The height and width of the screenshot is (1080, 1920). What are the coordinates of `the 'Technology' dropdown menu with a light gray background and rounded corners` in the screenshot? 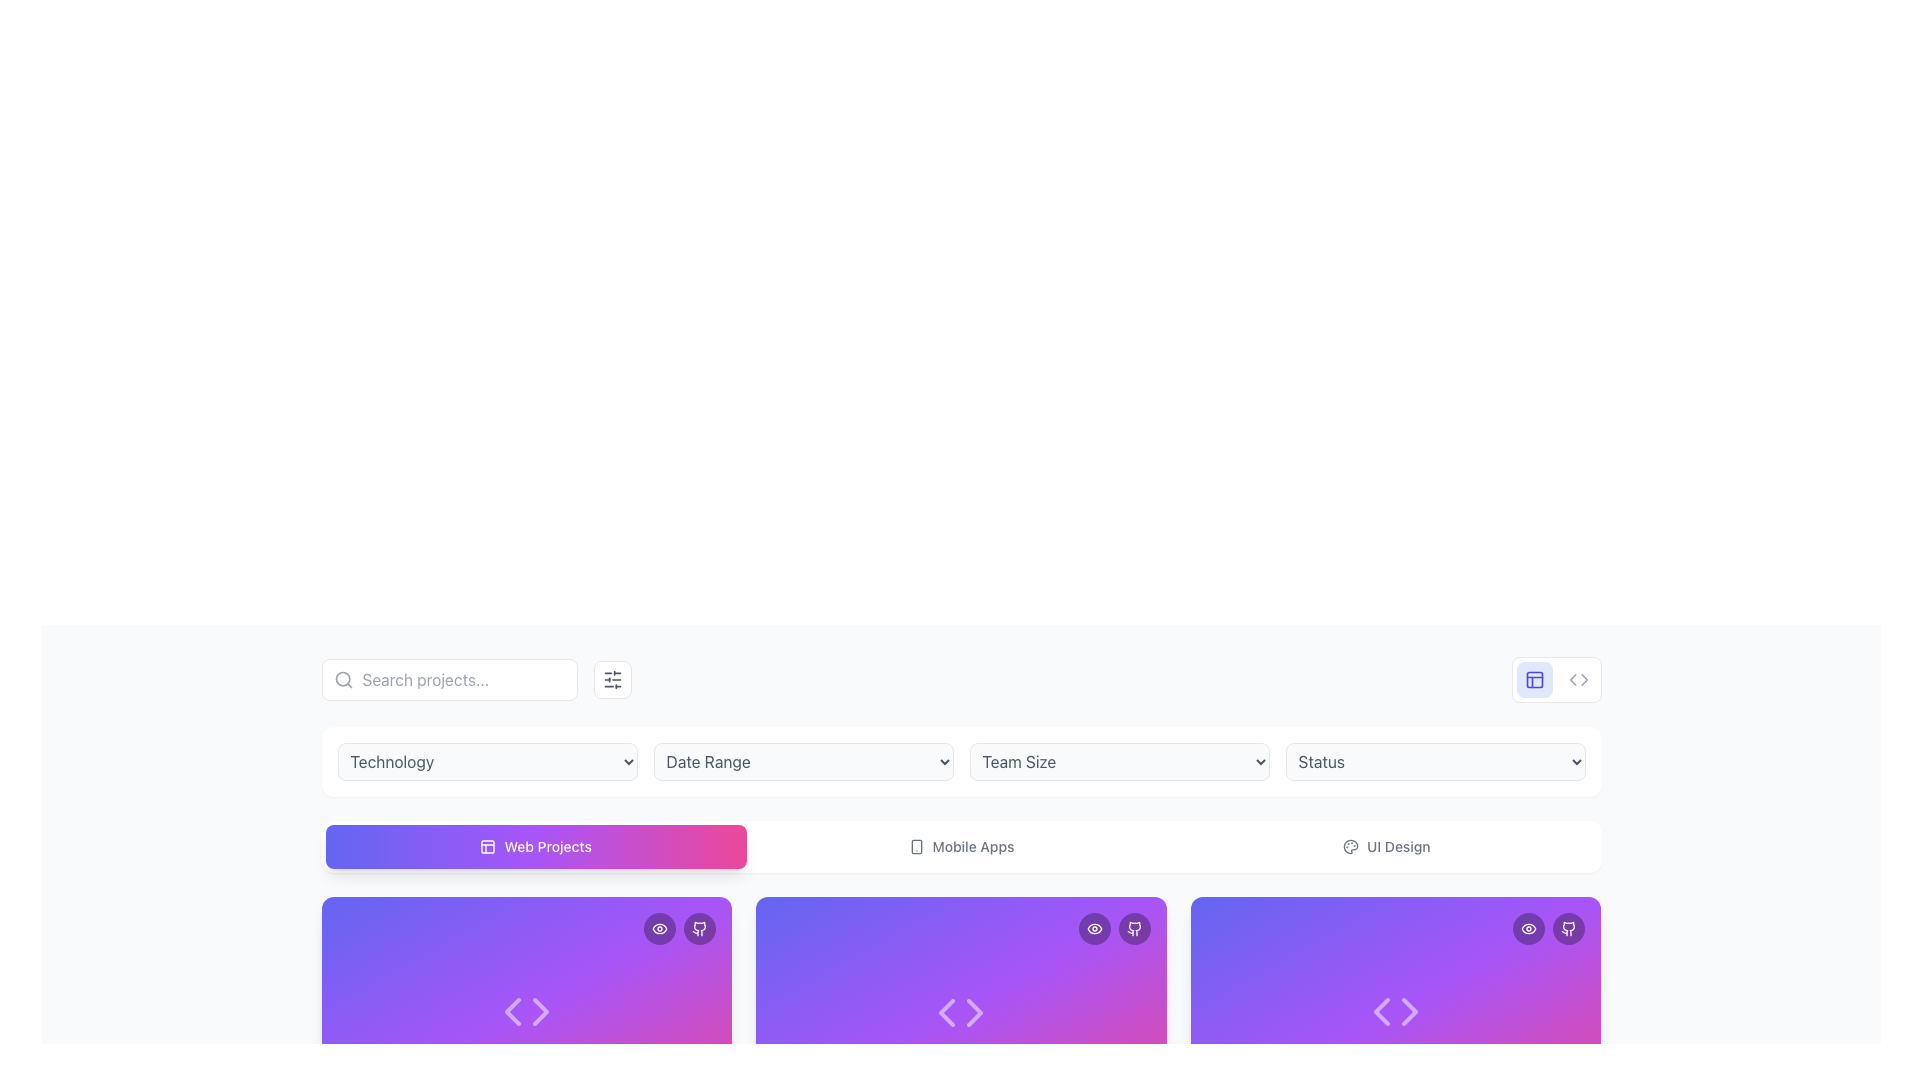 It's located at (487, 762).